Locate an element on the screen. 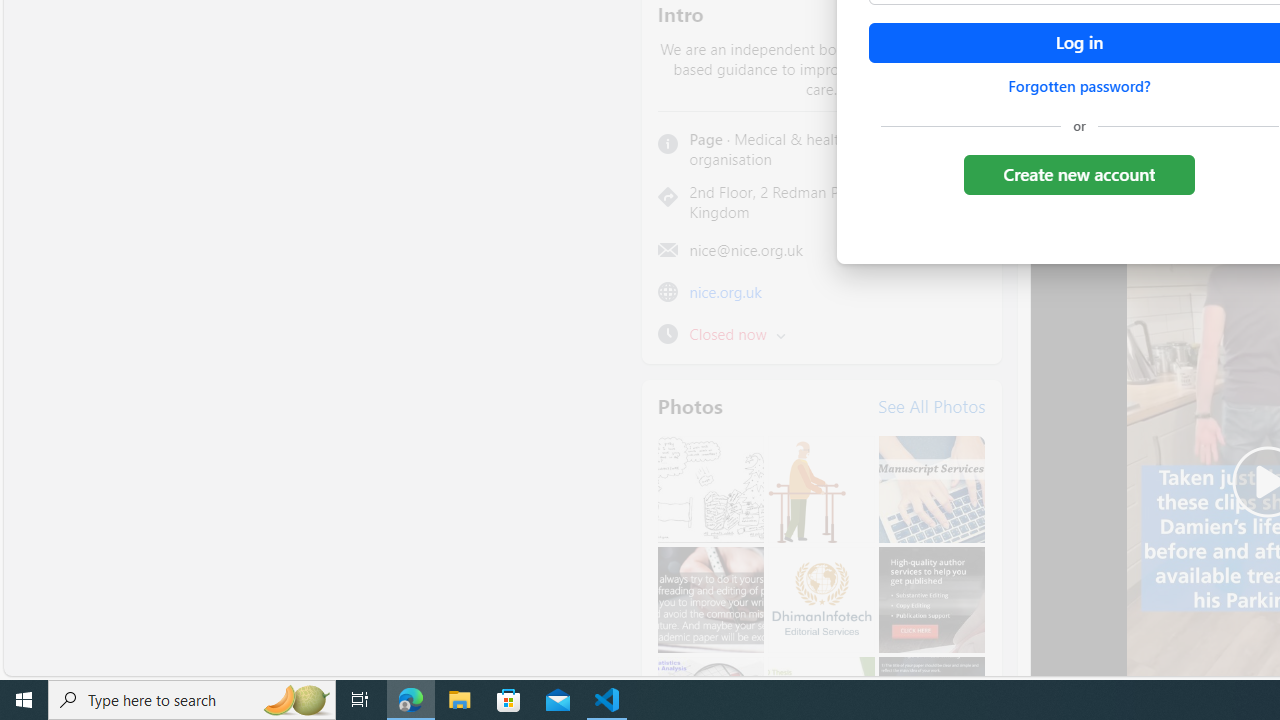  'Create new account' is located at coordinates (1078, 173).